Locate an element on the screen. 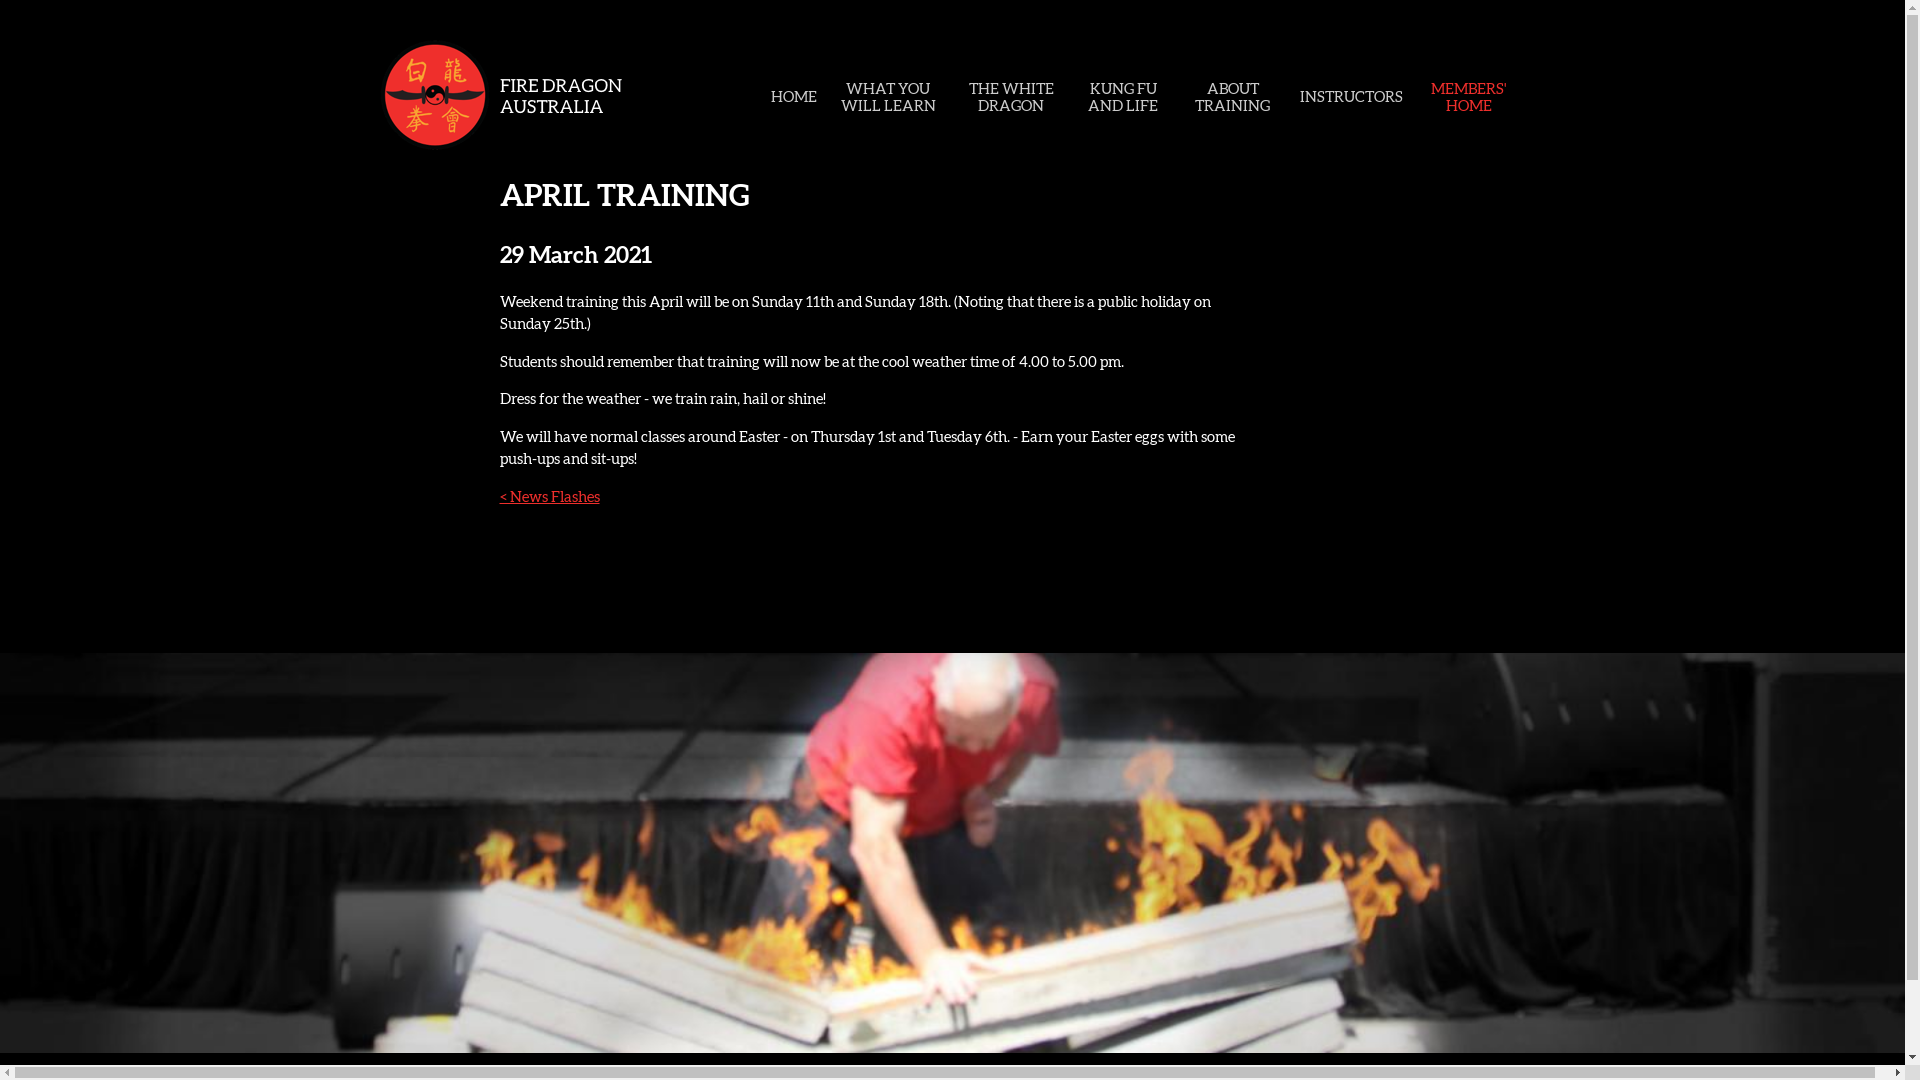  'WHAT YOU WILL LEARN' is located at coordinates (825, 96).